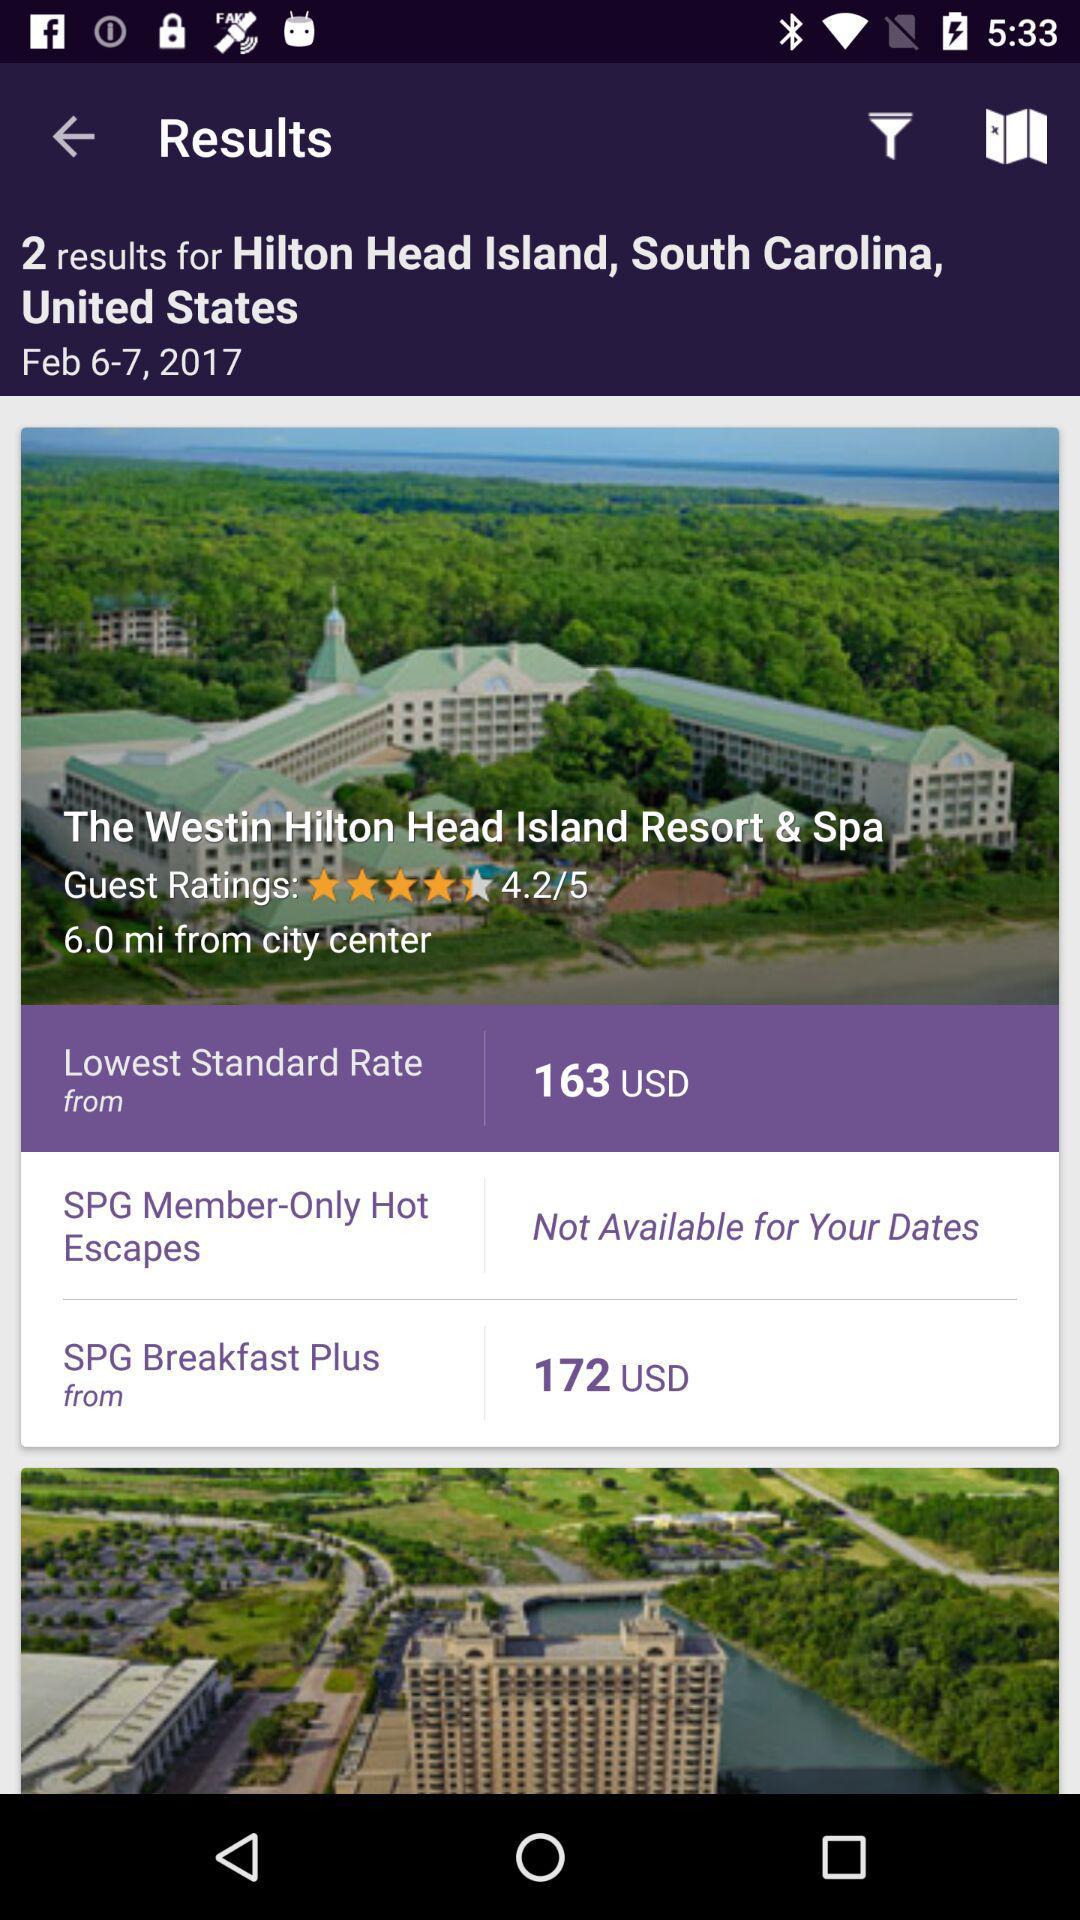 This screenshot has height=1920, width=1080. What do you see at coordinates (72, 135) in the screenshot?
I see `the icon next to the results` at bounding box center [72, 135].